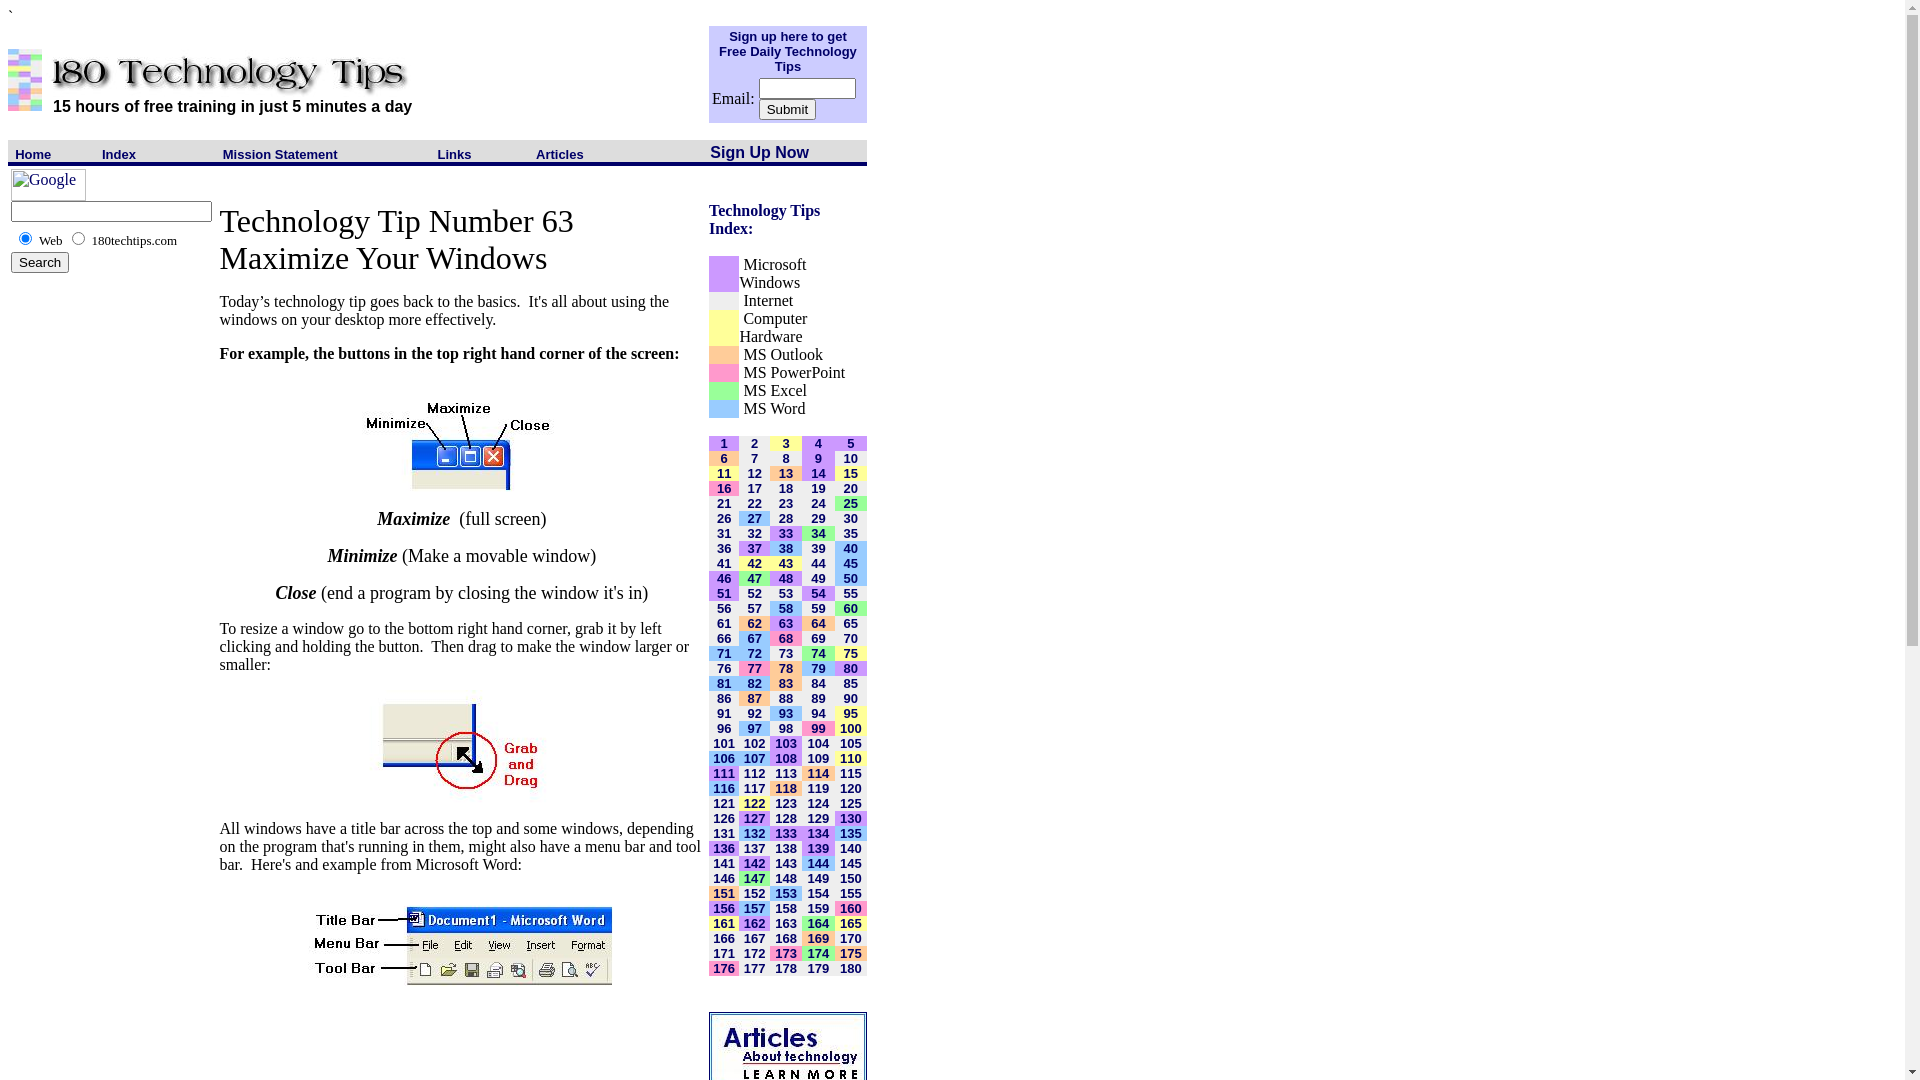 This screenshot has height=1080, width=1920. Describe the element at coordinates (819, 937) in the screenshot. I see `'169'` at that location.